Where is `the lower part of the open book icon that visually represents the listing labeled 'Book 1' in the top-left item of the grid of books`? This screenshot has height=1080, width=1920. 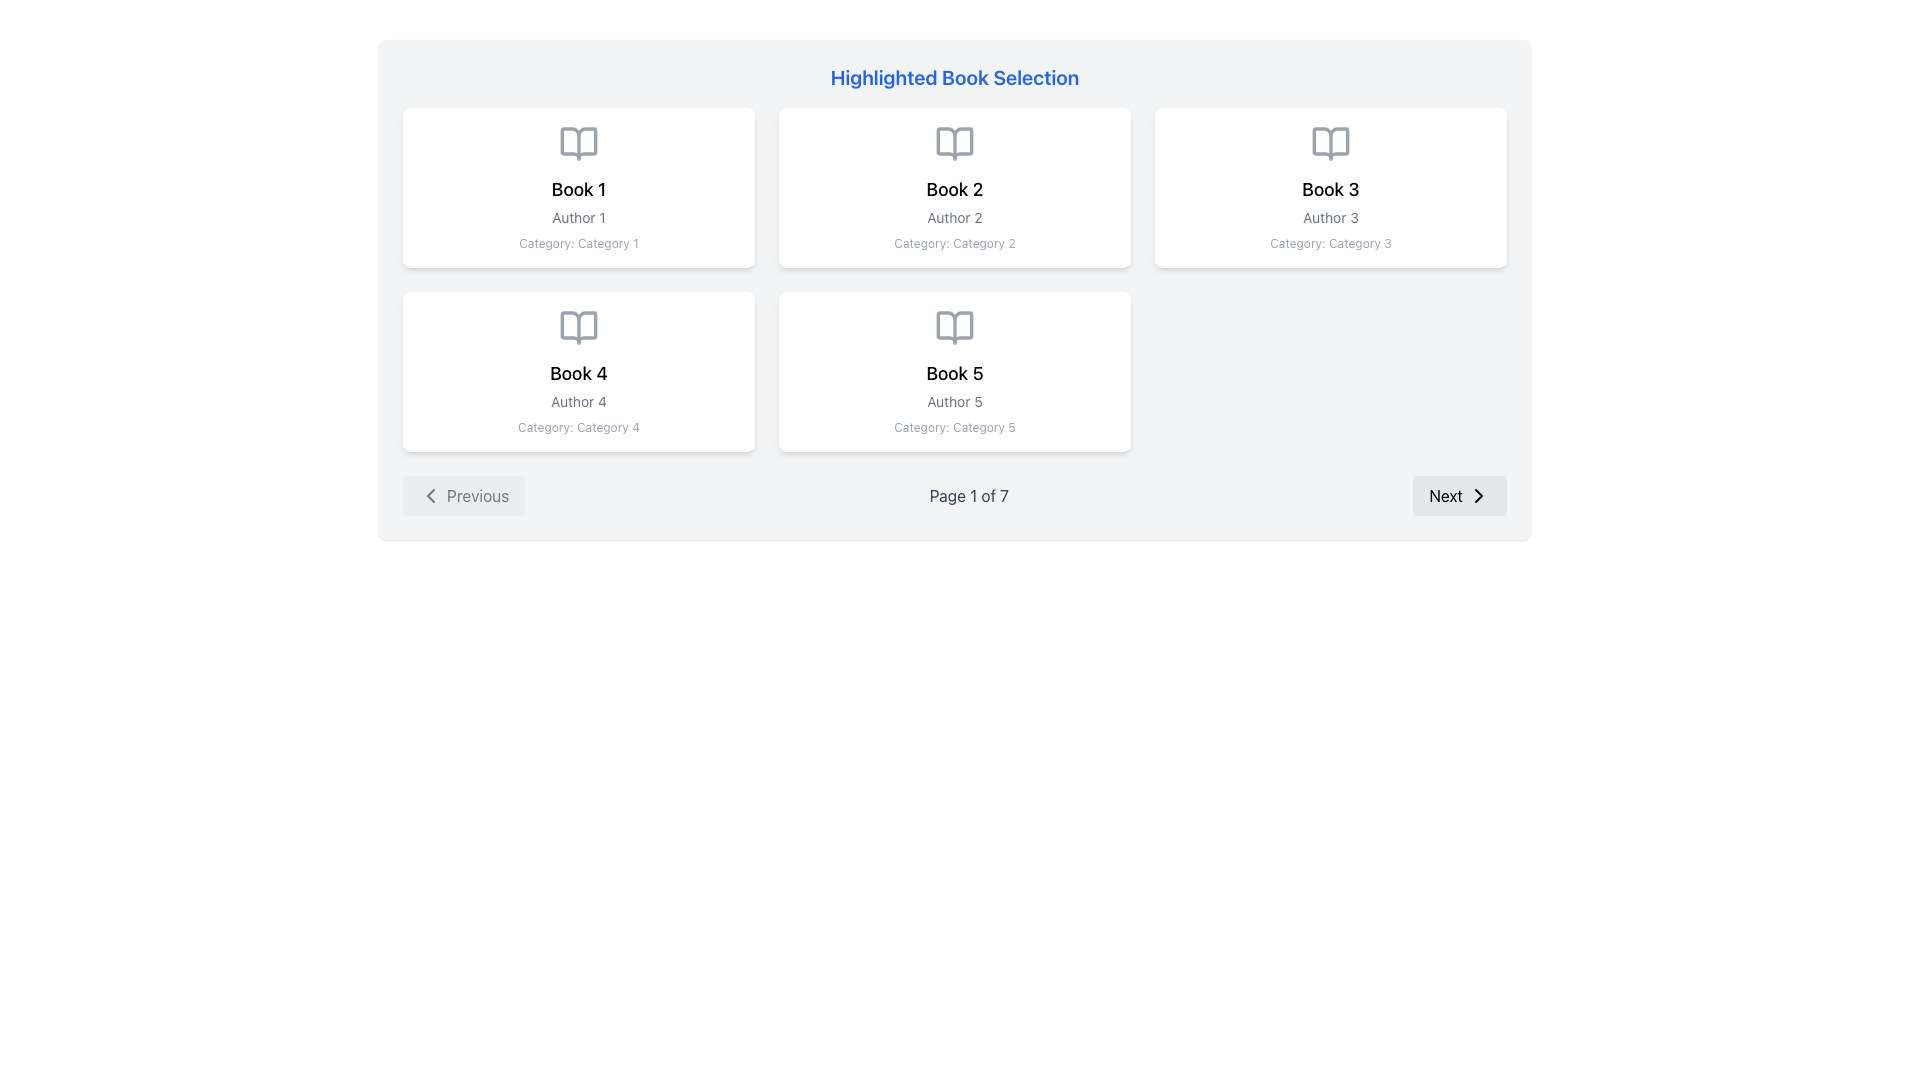 the lower part of the open book icon that visually represents the listing labeled 'Book 1' in the top-left item of the grid of books is located at coordinates (578, 142).